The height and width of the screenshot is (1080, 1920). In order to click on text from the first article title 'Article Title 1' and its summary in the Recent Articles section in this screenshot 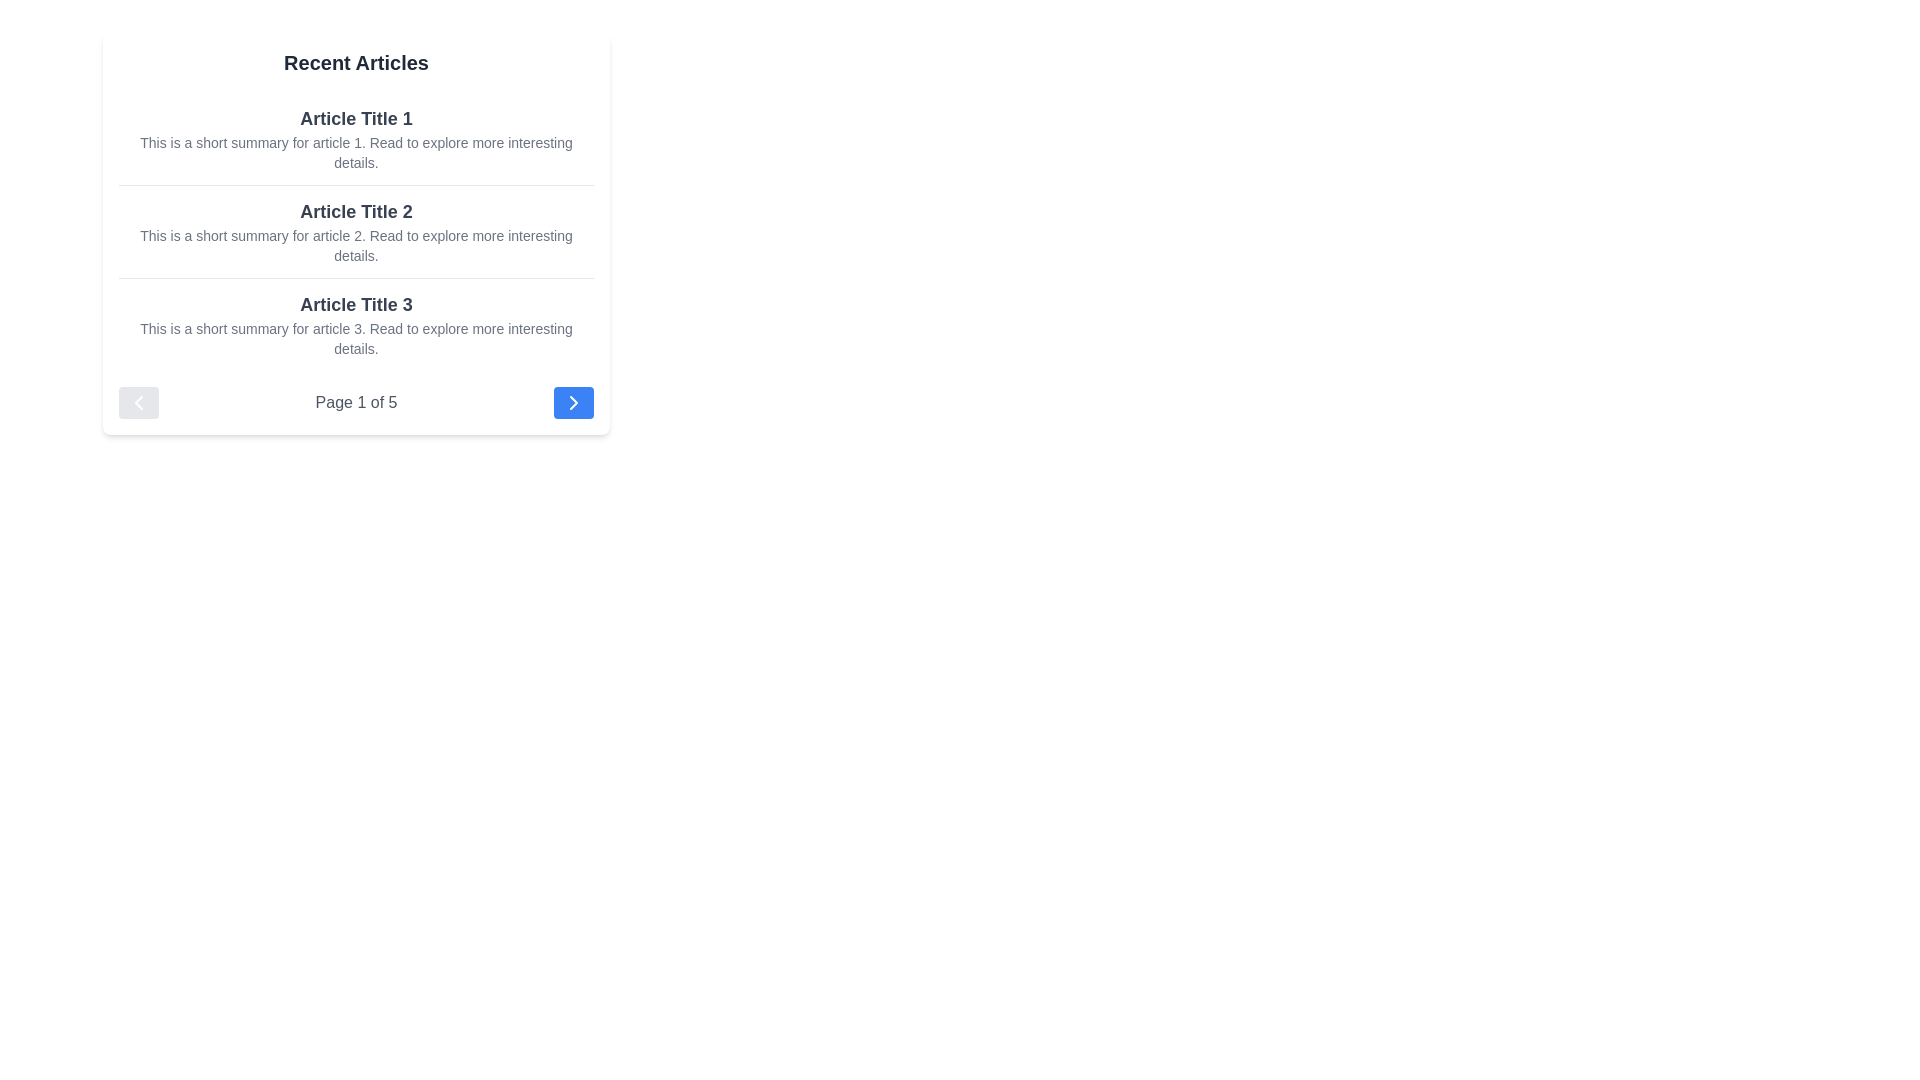, I will do `click(356, 137)`.